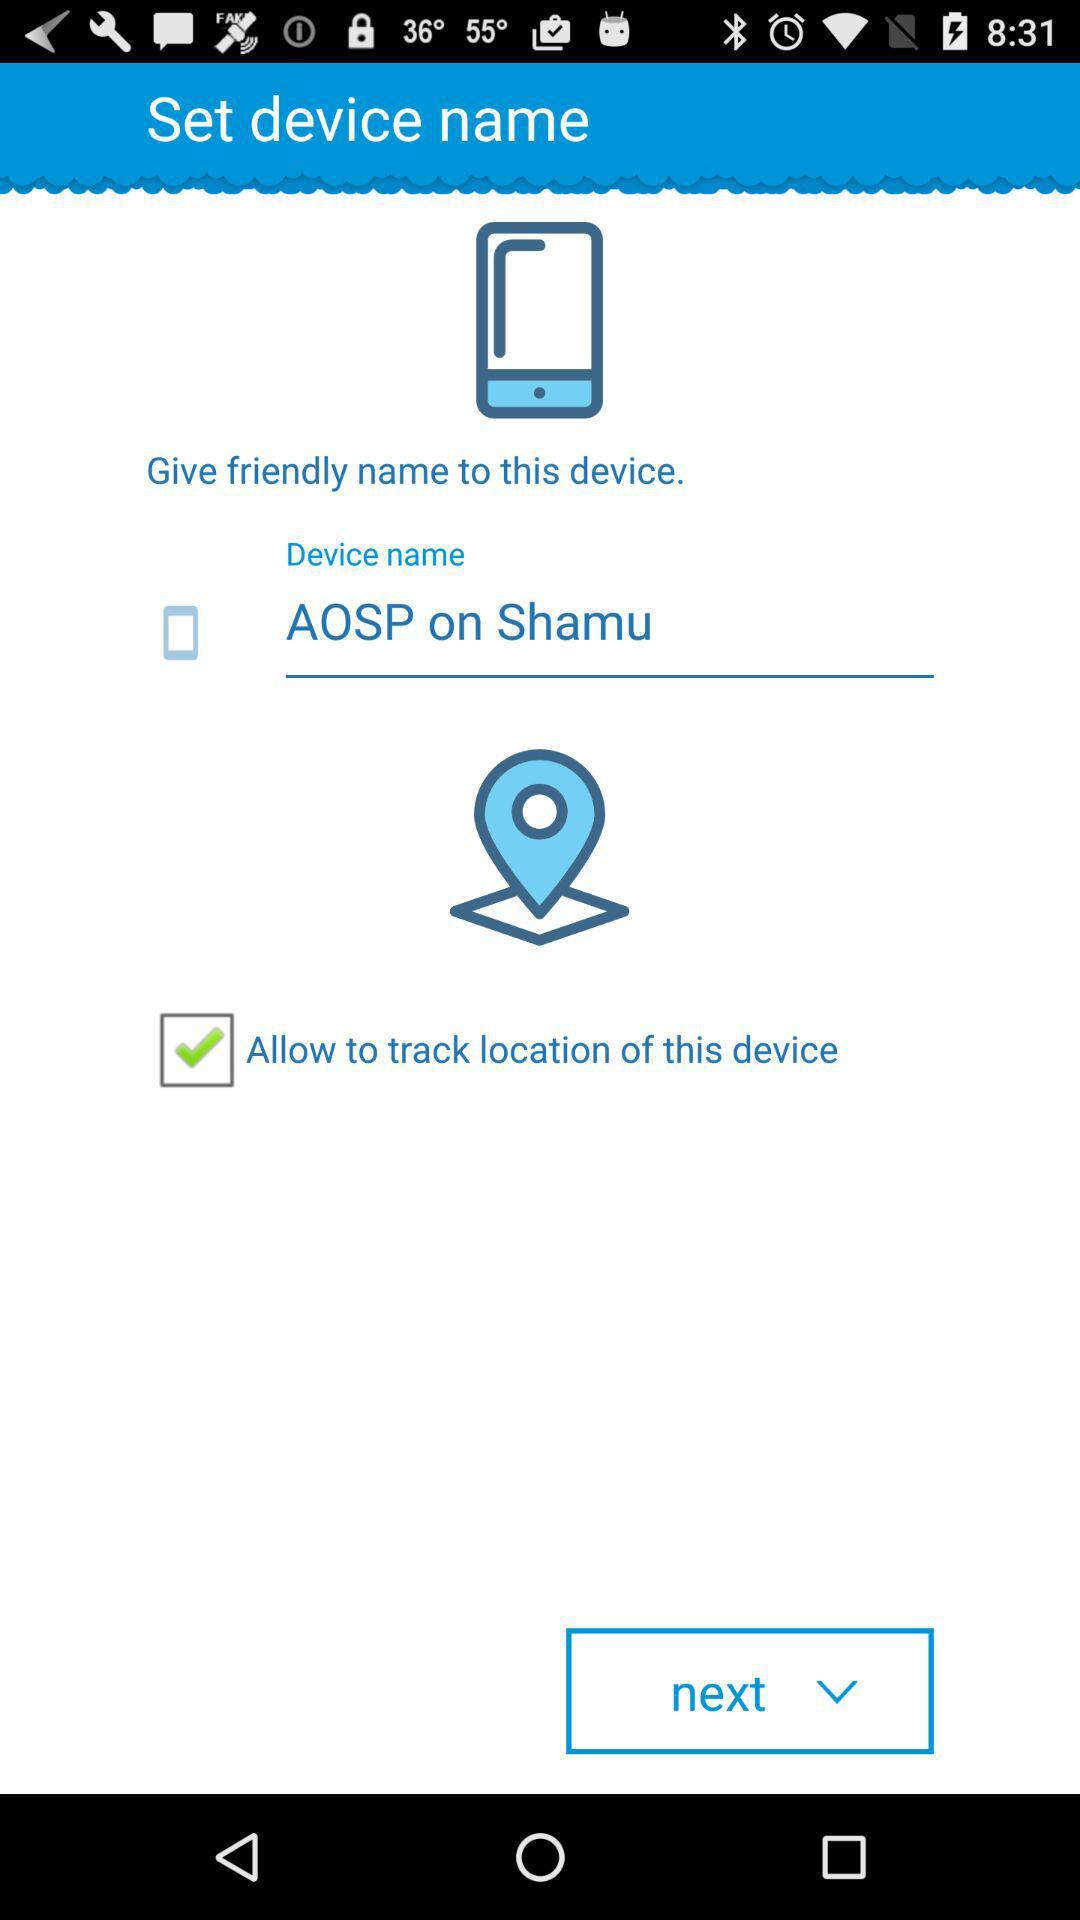  Describe the element at coordinates (749, 1690) in the screenshot. I see `next at the bottom right corner` at that location.